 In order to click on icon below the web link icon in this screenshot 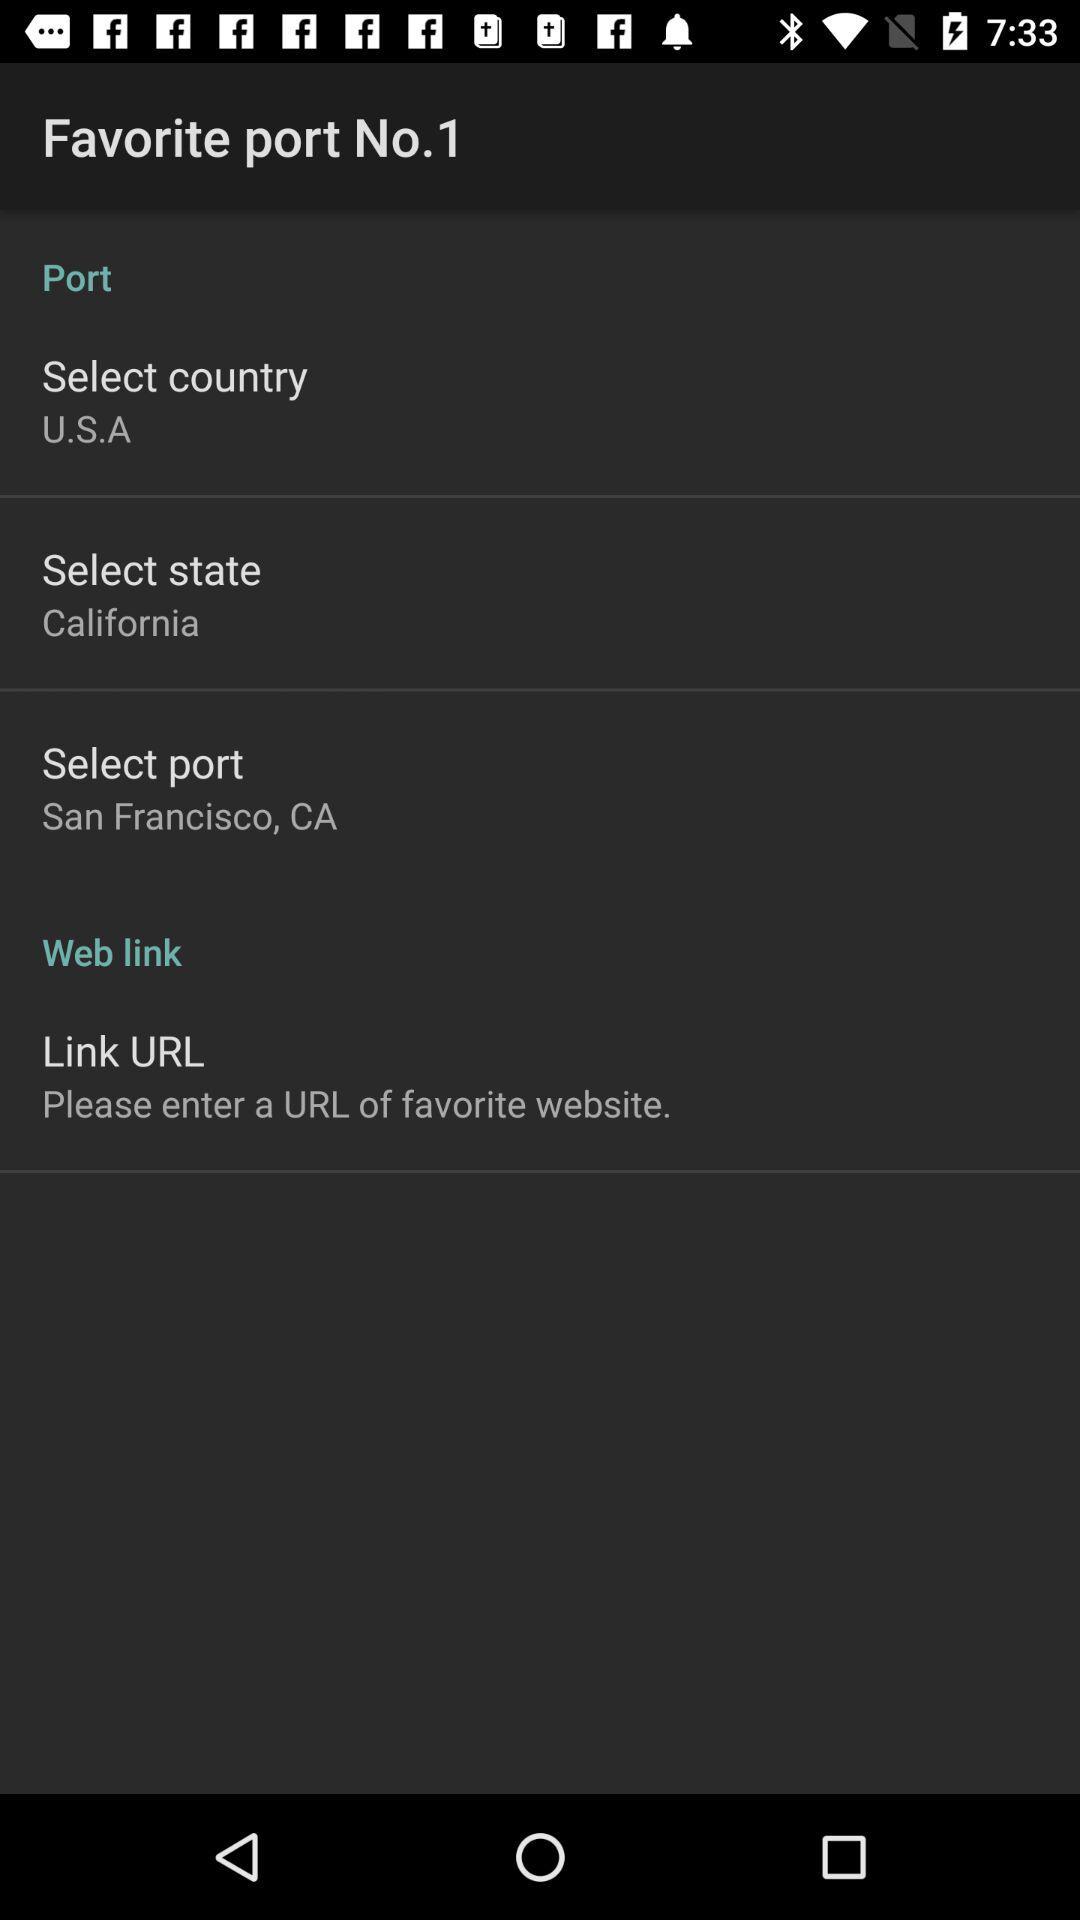, I will do `click(123, 1049)`.